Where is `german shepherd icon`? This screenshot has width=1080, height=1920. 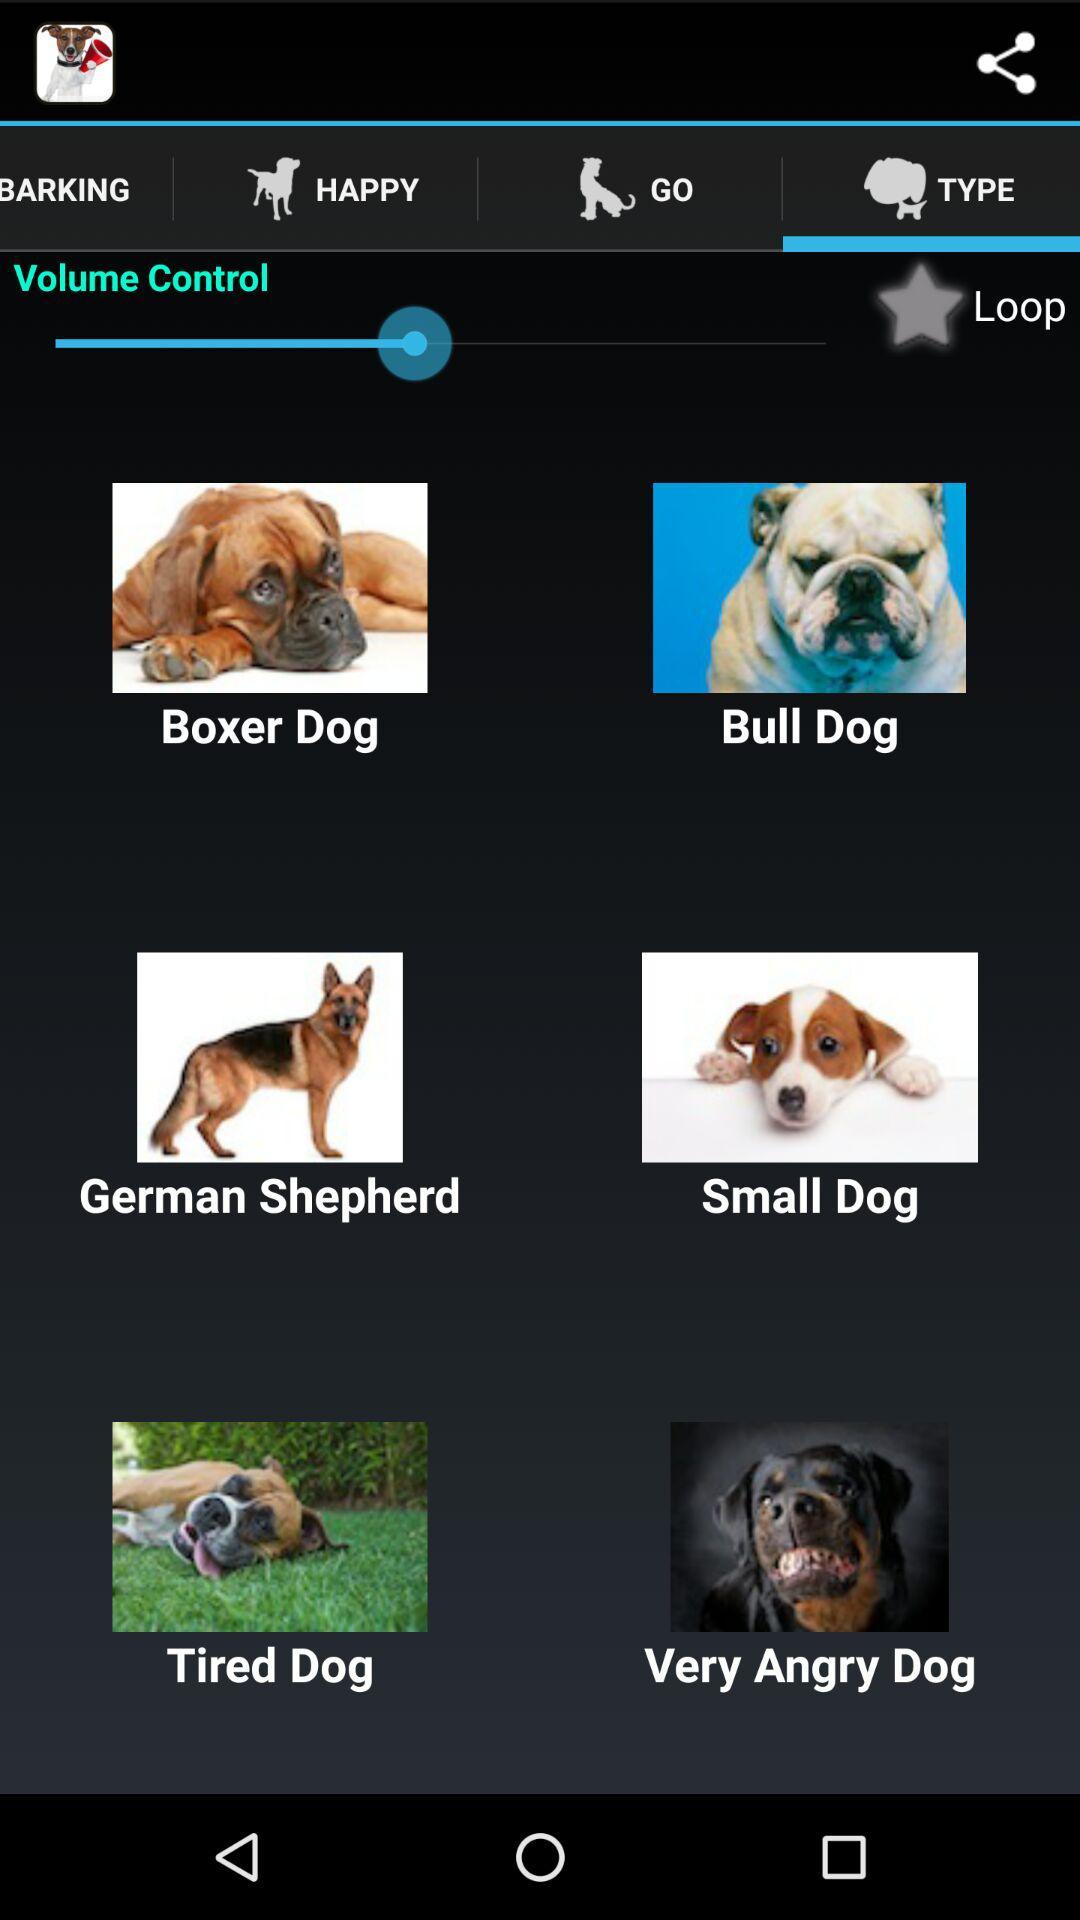 german shepherd icon is located at coordinates (270, 1088).